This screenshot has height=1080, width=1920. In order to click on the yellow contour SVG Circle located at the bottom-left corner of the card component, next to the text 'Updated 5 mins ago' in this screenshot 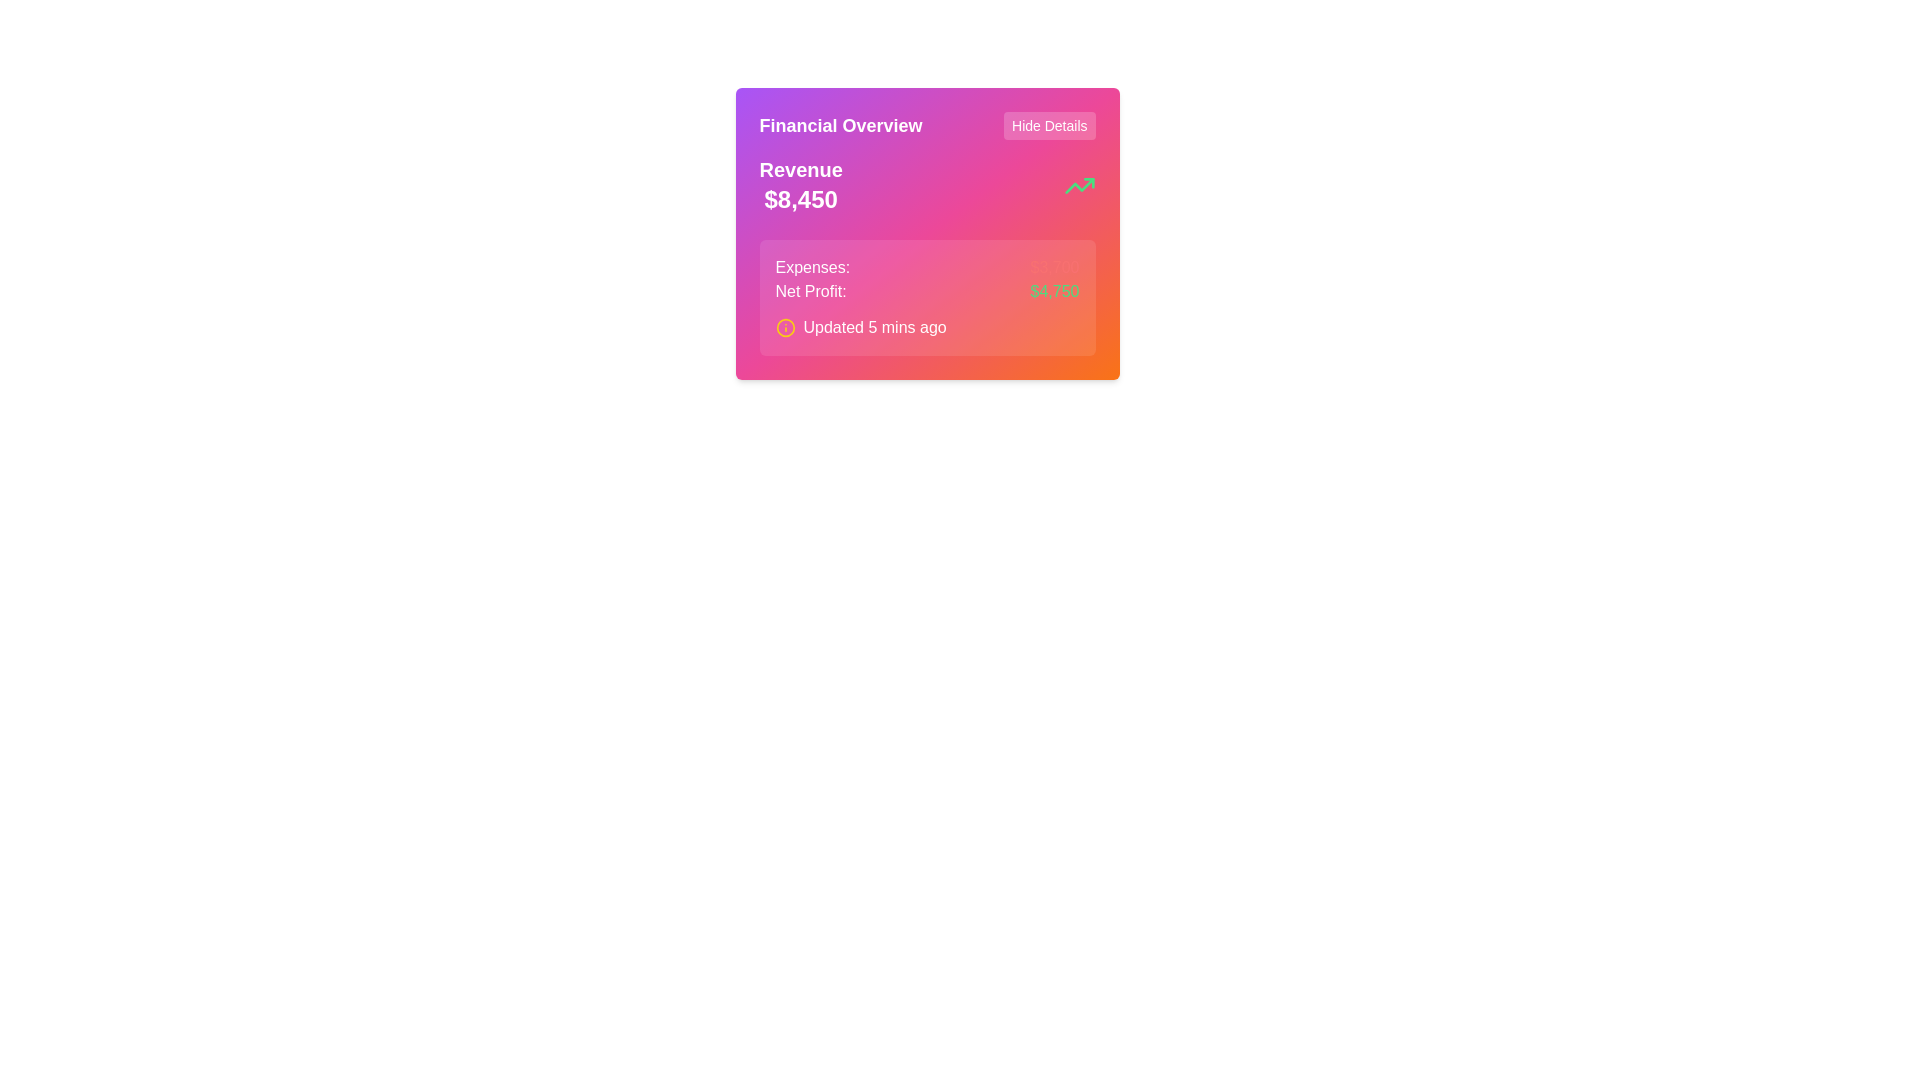, I will do `click(784, 326)`.